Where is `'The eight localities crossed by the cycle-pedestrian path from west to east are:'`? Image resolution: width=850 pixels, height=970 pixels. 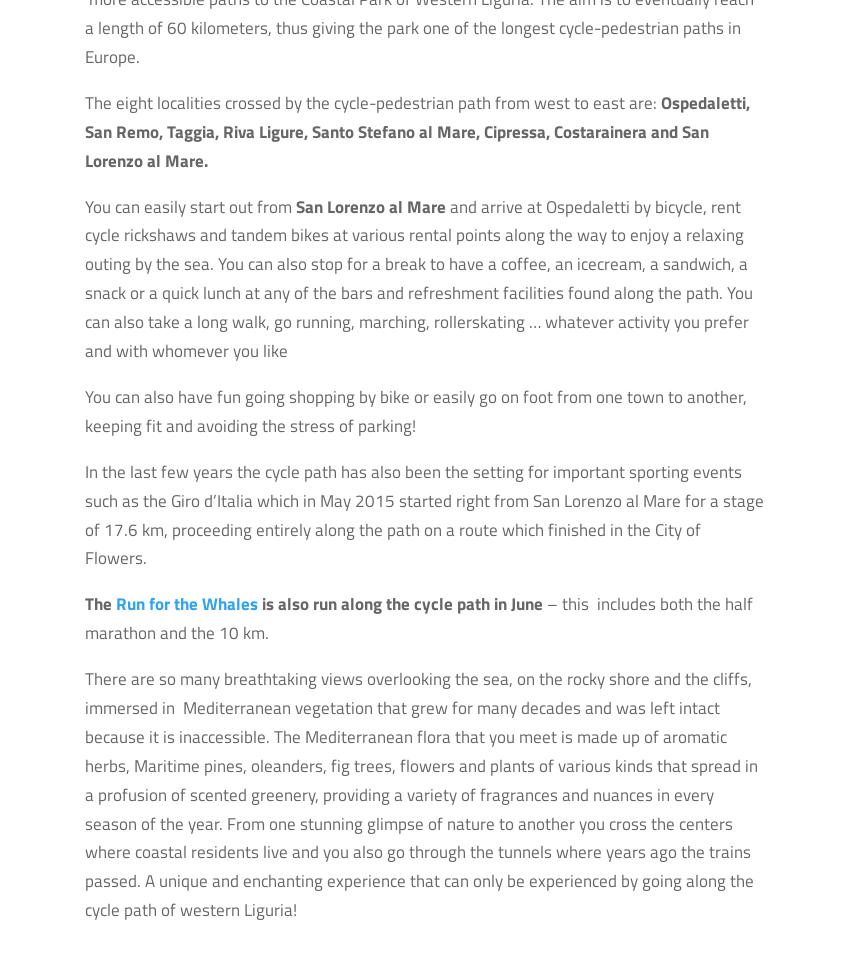 'The eight localities crossed by the cycle-pedestrian path from west to east are:' is located at coordinates (371, 102).